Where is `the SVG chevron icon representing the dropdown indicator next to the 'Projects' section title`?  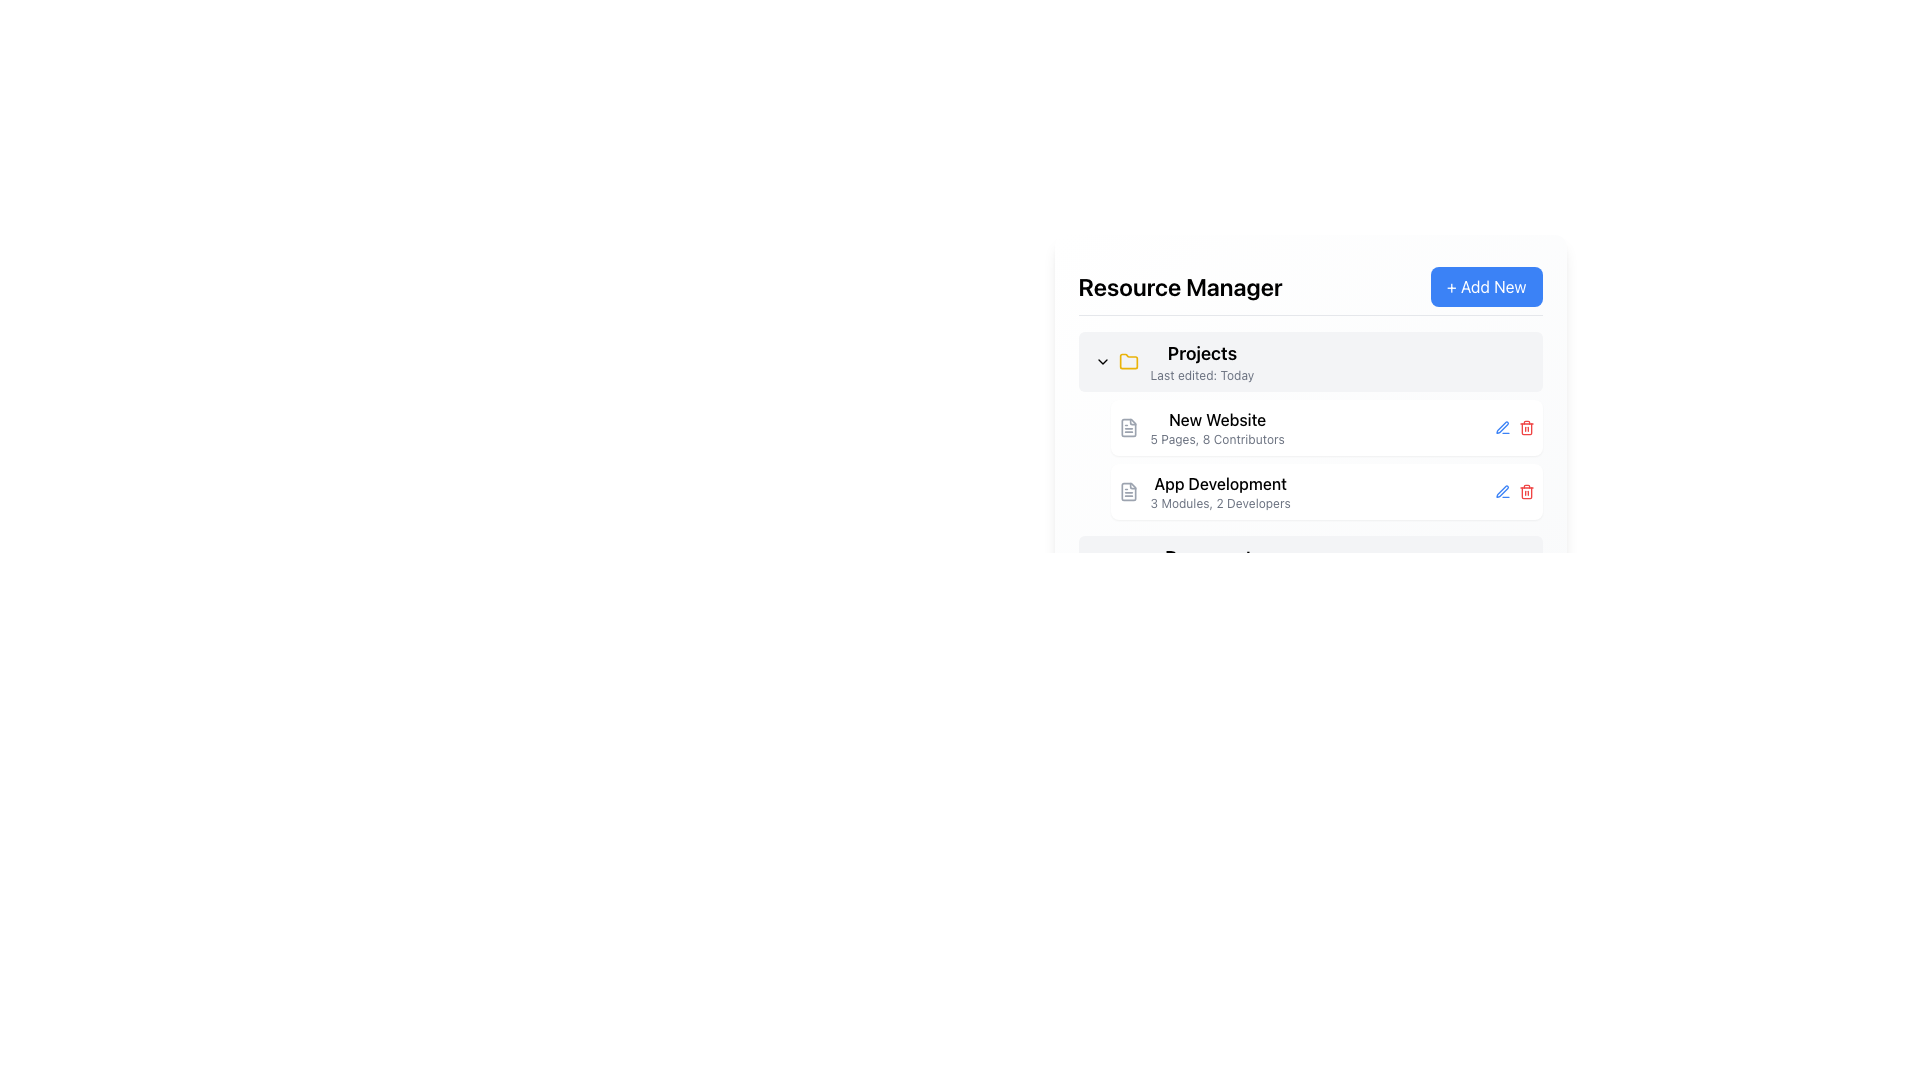
the SVG chevron icon representing the dropdown indicator next to the 'Projects' section title is located at coordinates (1101, 362).